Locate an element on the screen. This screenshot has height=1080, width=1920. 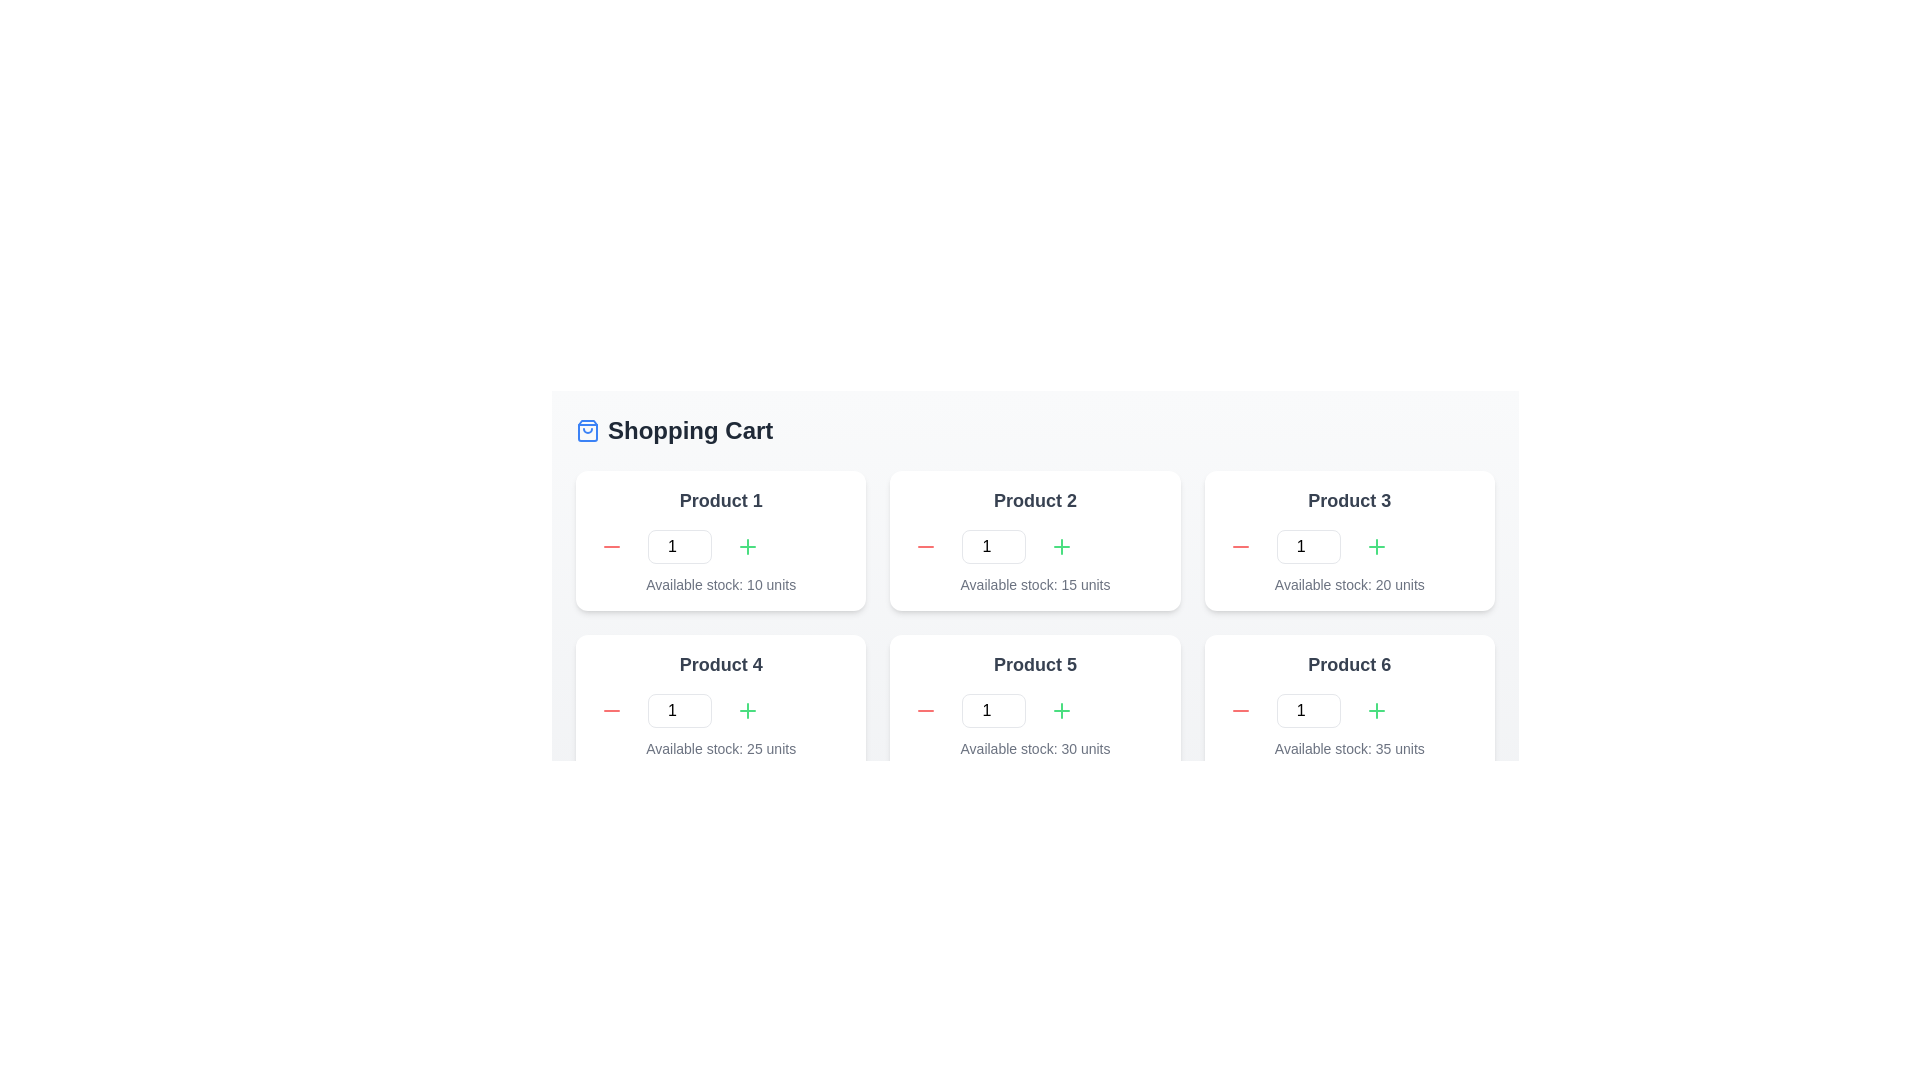
the button to decrease the count of Product 5 in the shopping cart, which is the first item in the horizontal list of elements next to the quantity input field and the plus button is located at coordinates (925, 709).